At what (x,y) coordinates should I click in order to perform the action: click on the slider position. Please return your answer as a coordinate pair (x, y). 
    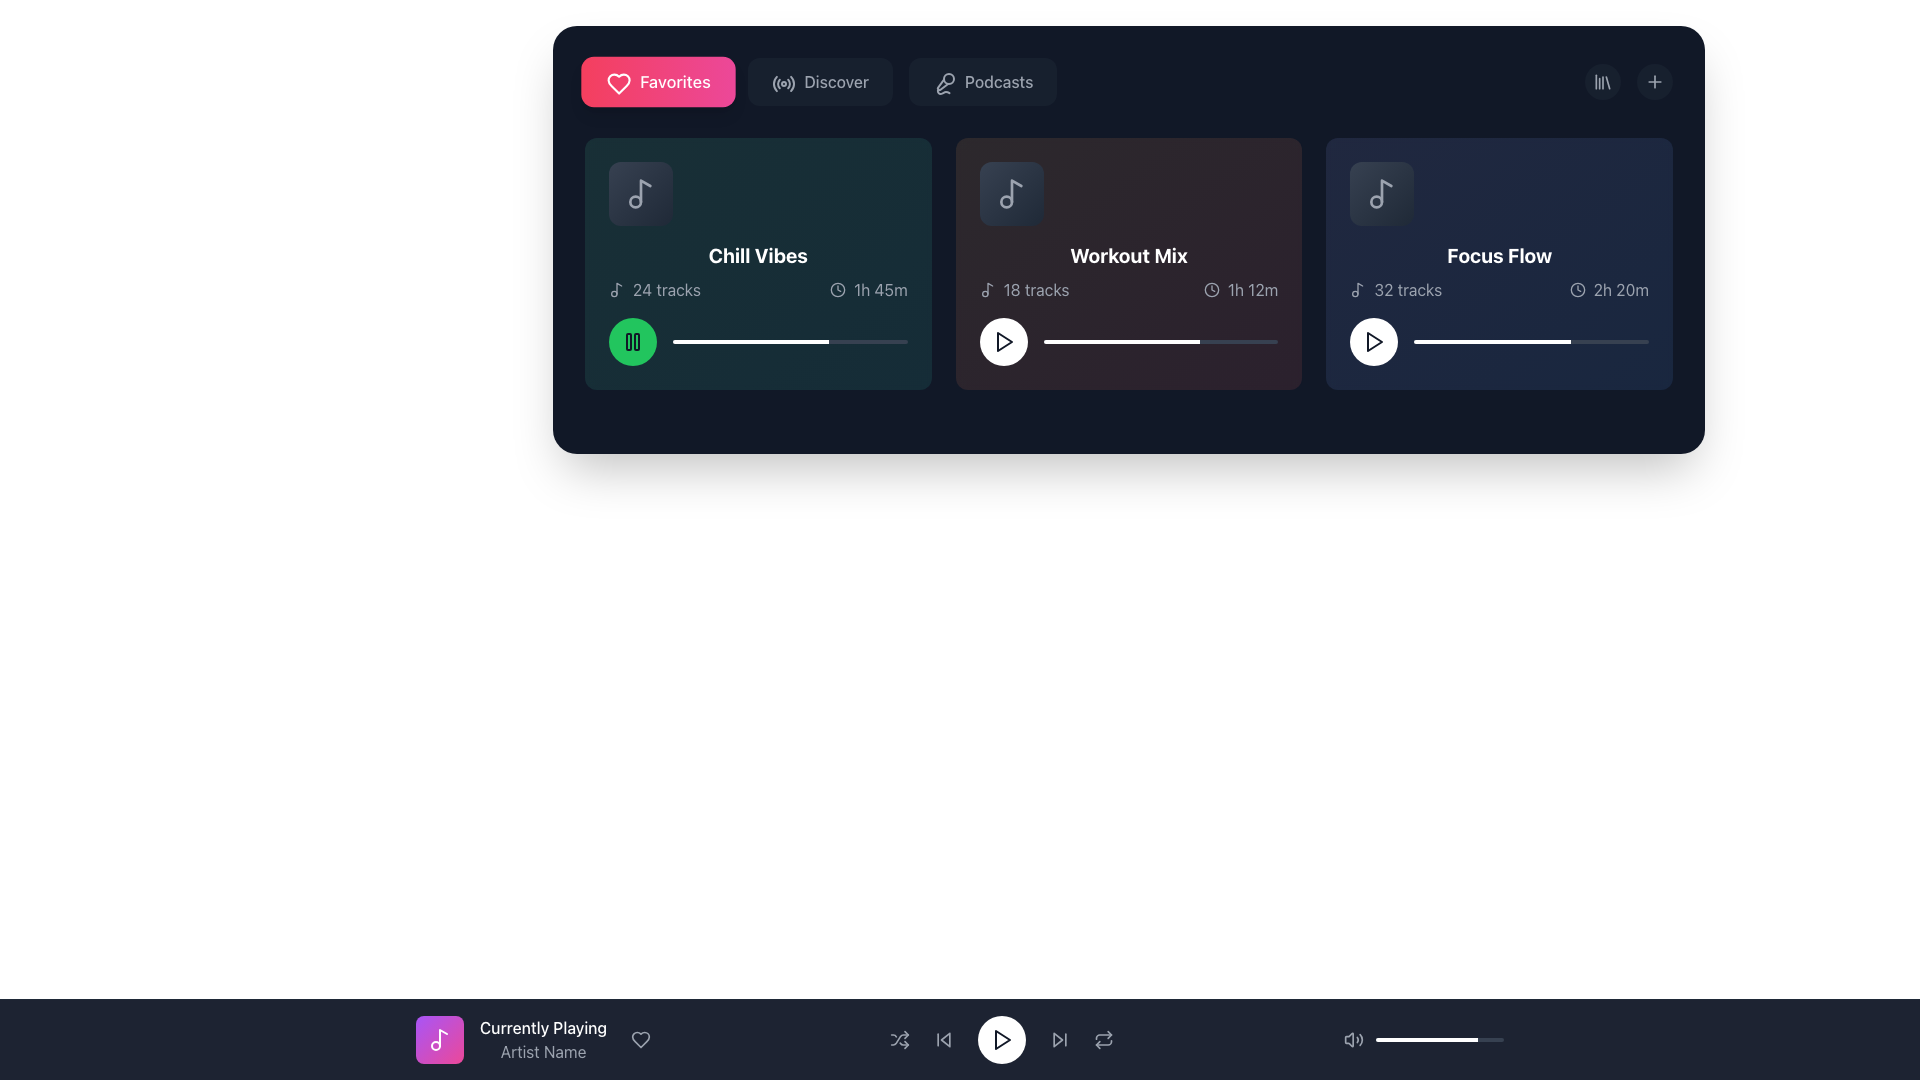
    Looking at the image, I should click on (1413, 341).